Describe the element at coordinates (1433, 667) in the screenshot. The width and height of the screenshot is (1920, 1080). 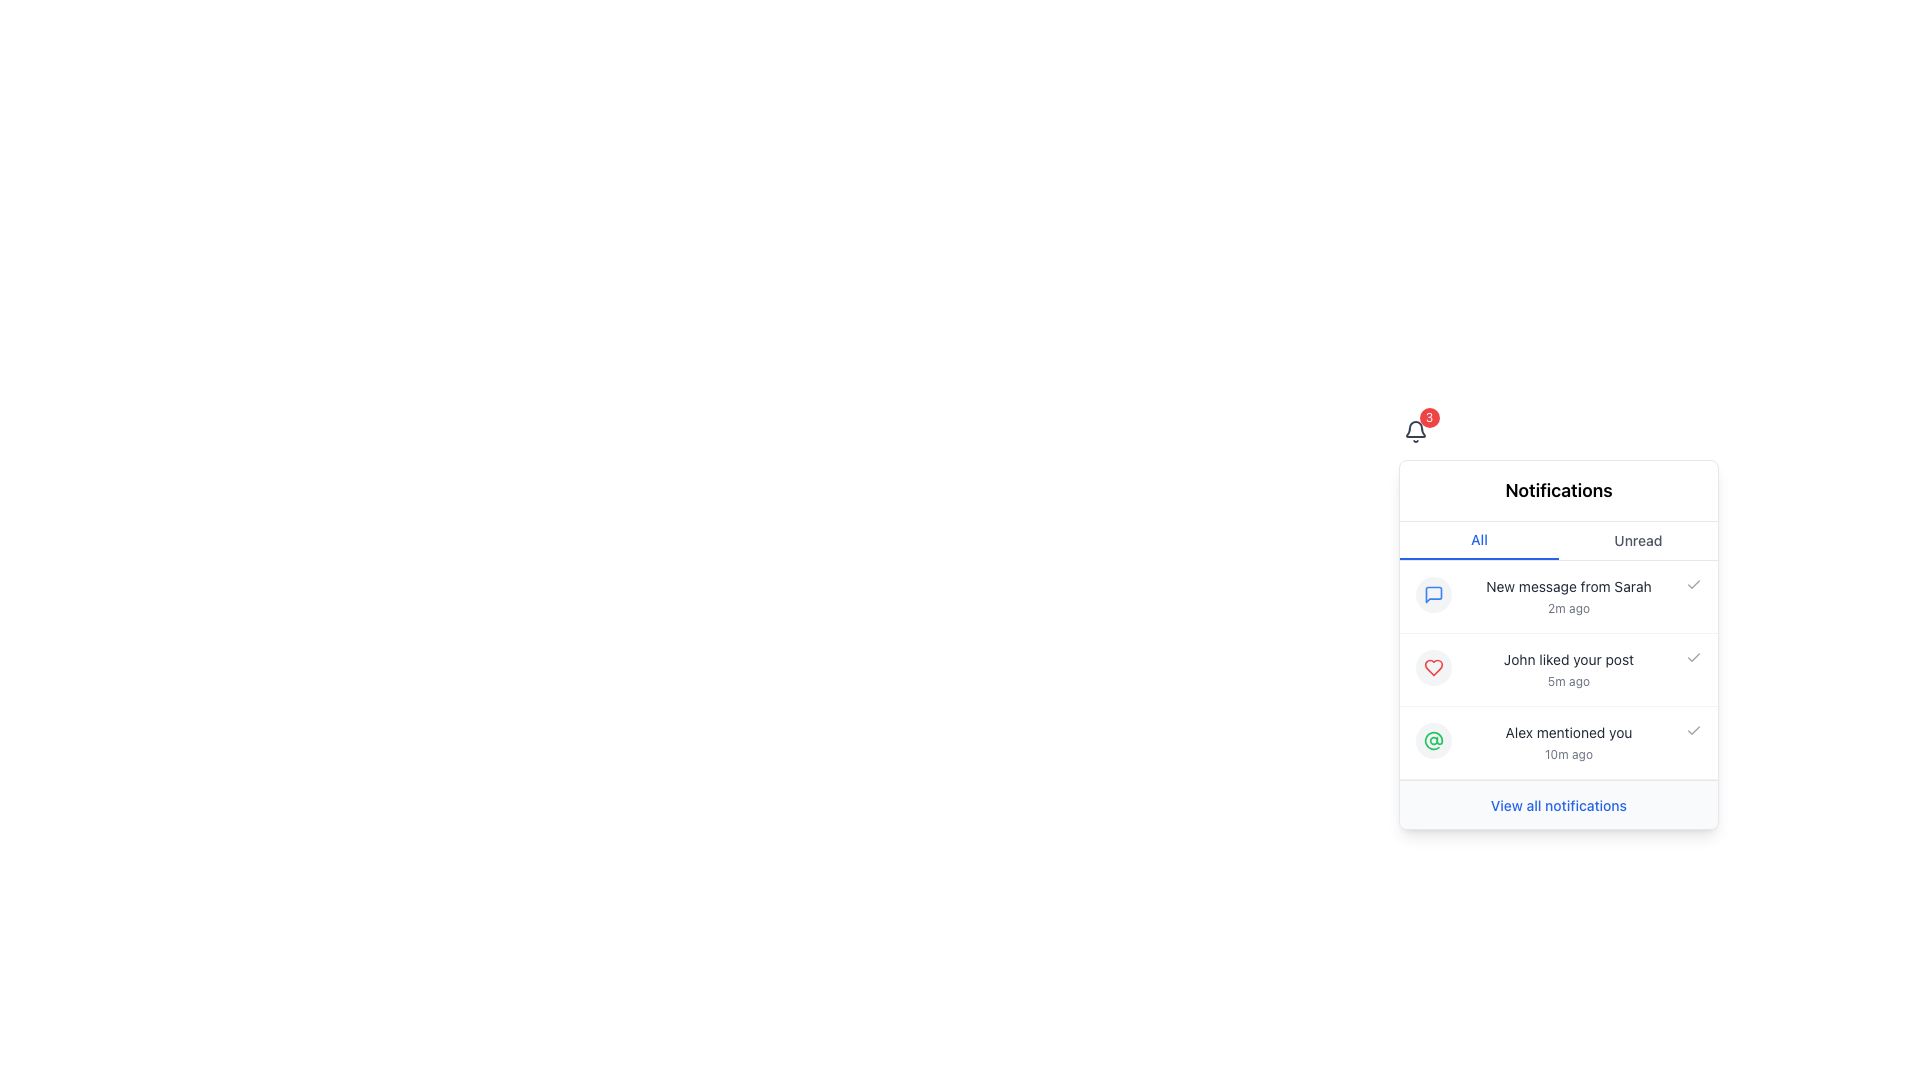
I see `the circular heart icon with a light gray background and red outlined heart, located in the second notification of the notifications panel, preceding the text 'John liked your post.'` at that location.